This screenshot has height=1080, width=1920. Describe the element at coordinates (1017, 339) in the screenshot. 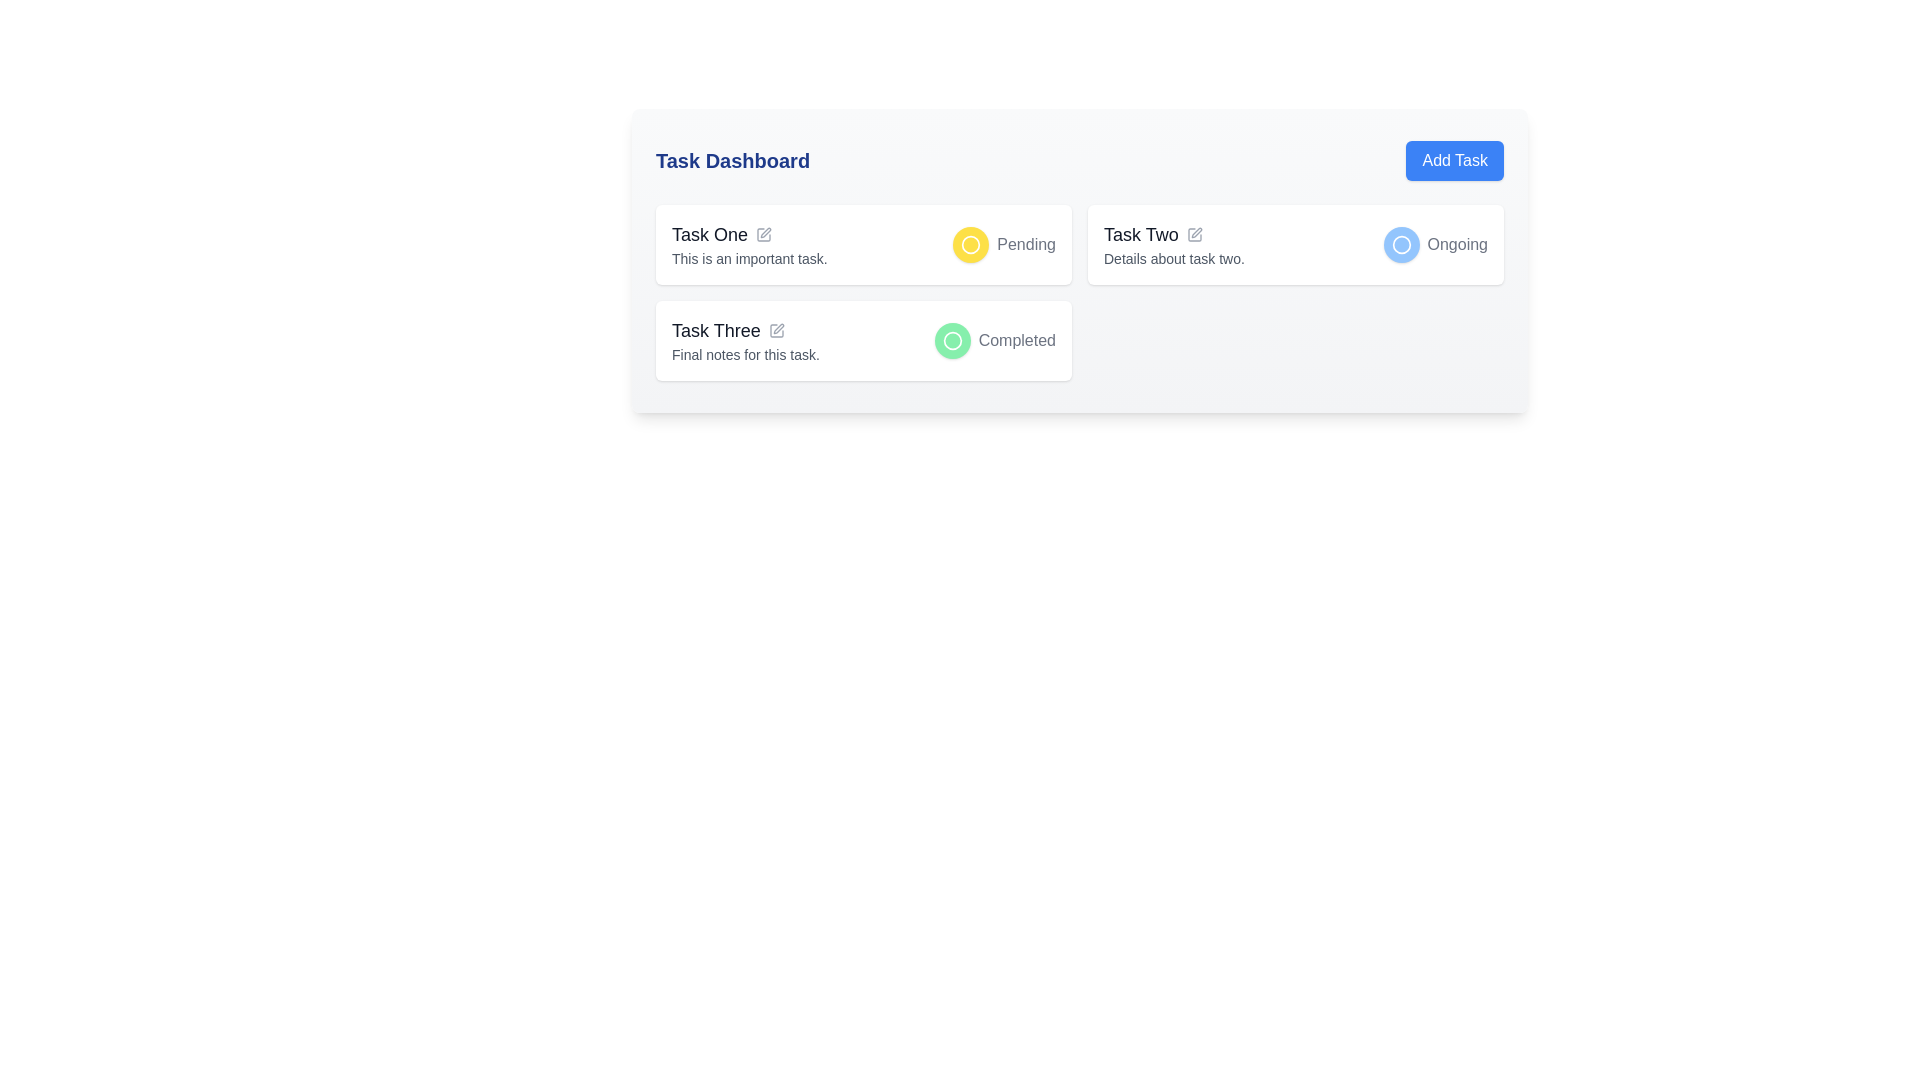

I see `the 'Completed' text label, which is styled in gray and positioned to the right of a green circular icon in the 'Task Three' section of the task dashboard` at that location.